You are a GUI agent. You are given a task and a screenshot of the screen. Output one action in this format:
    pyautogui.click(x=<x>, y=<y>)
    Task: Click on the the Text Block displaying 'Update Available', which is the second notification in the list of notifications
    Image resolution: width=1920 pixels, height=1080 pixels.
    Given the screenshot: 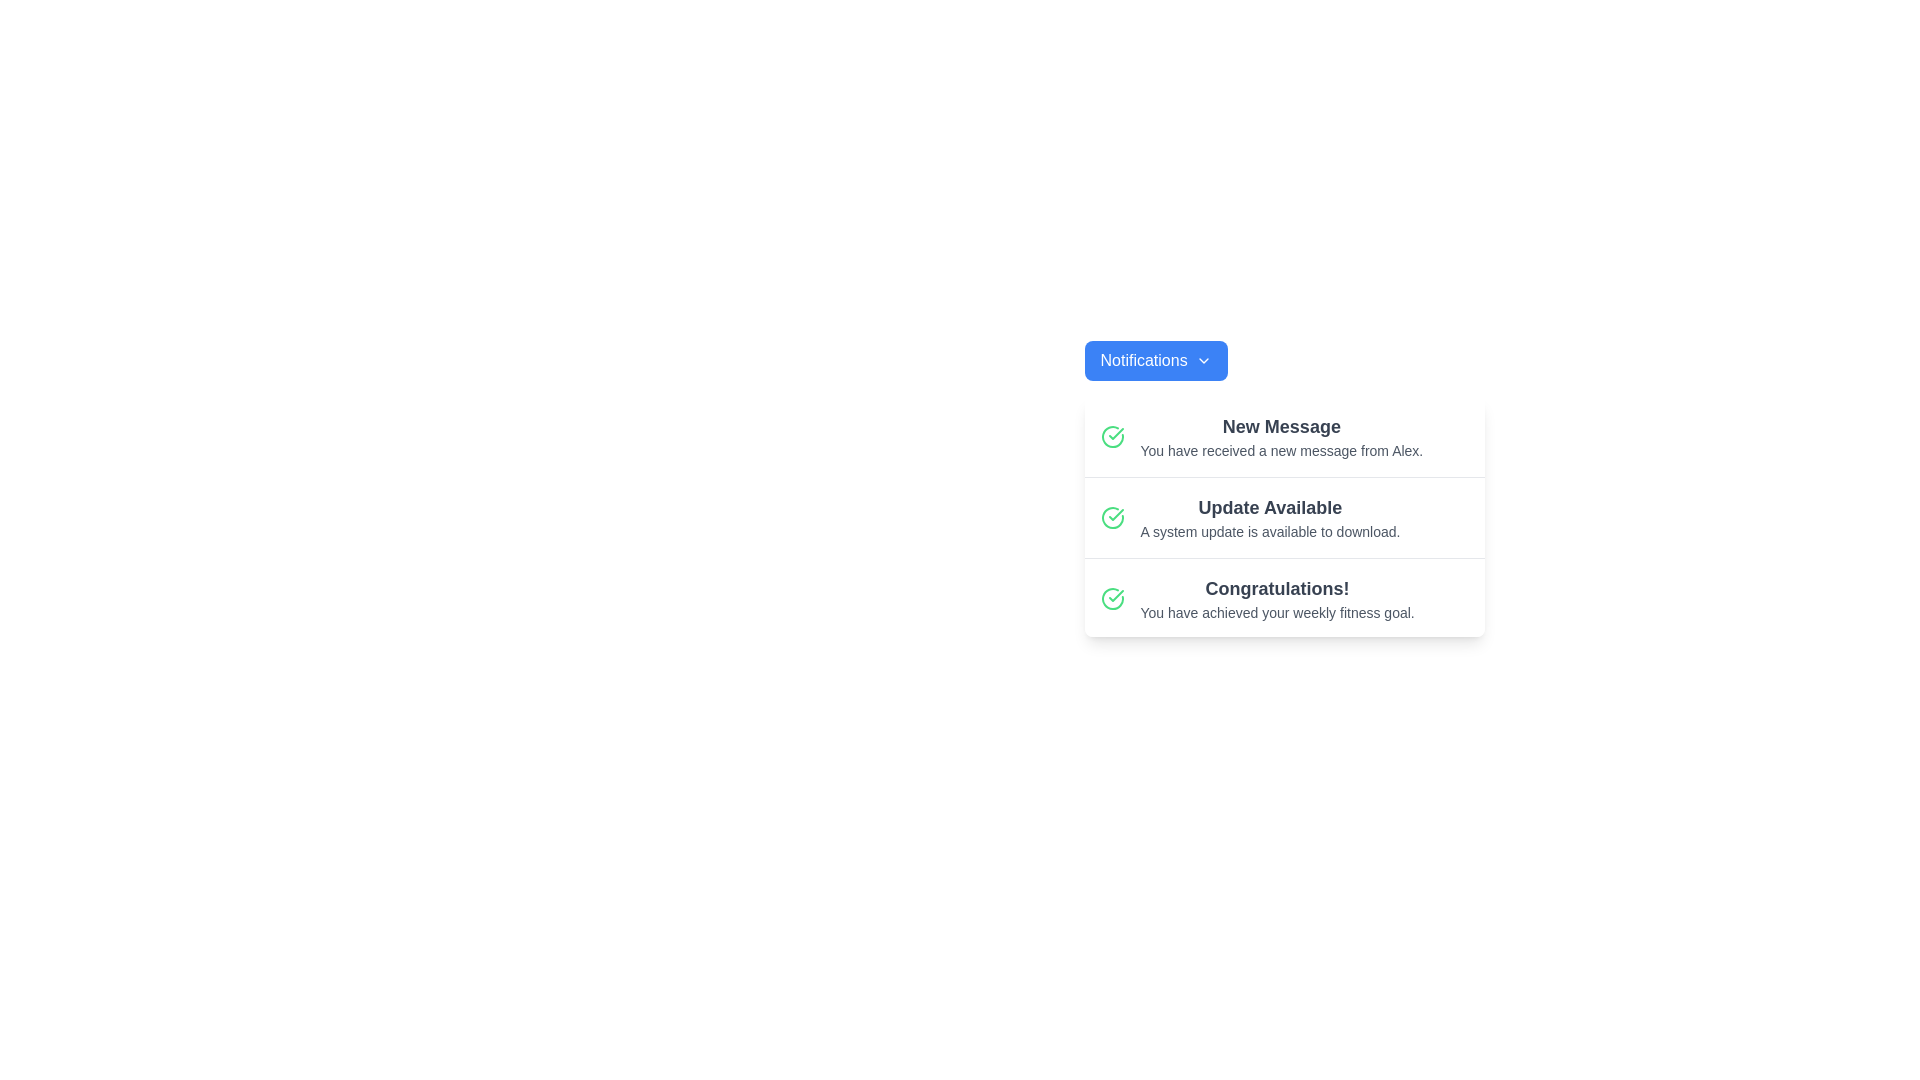 What is the action you would take?
    pyautogui.click(x=1269, y=516)
    